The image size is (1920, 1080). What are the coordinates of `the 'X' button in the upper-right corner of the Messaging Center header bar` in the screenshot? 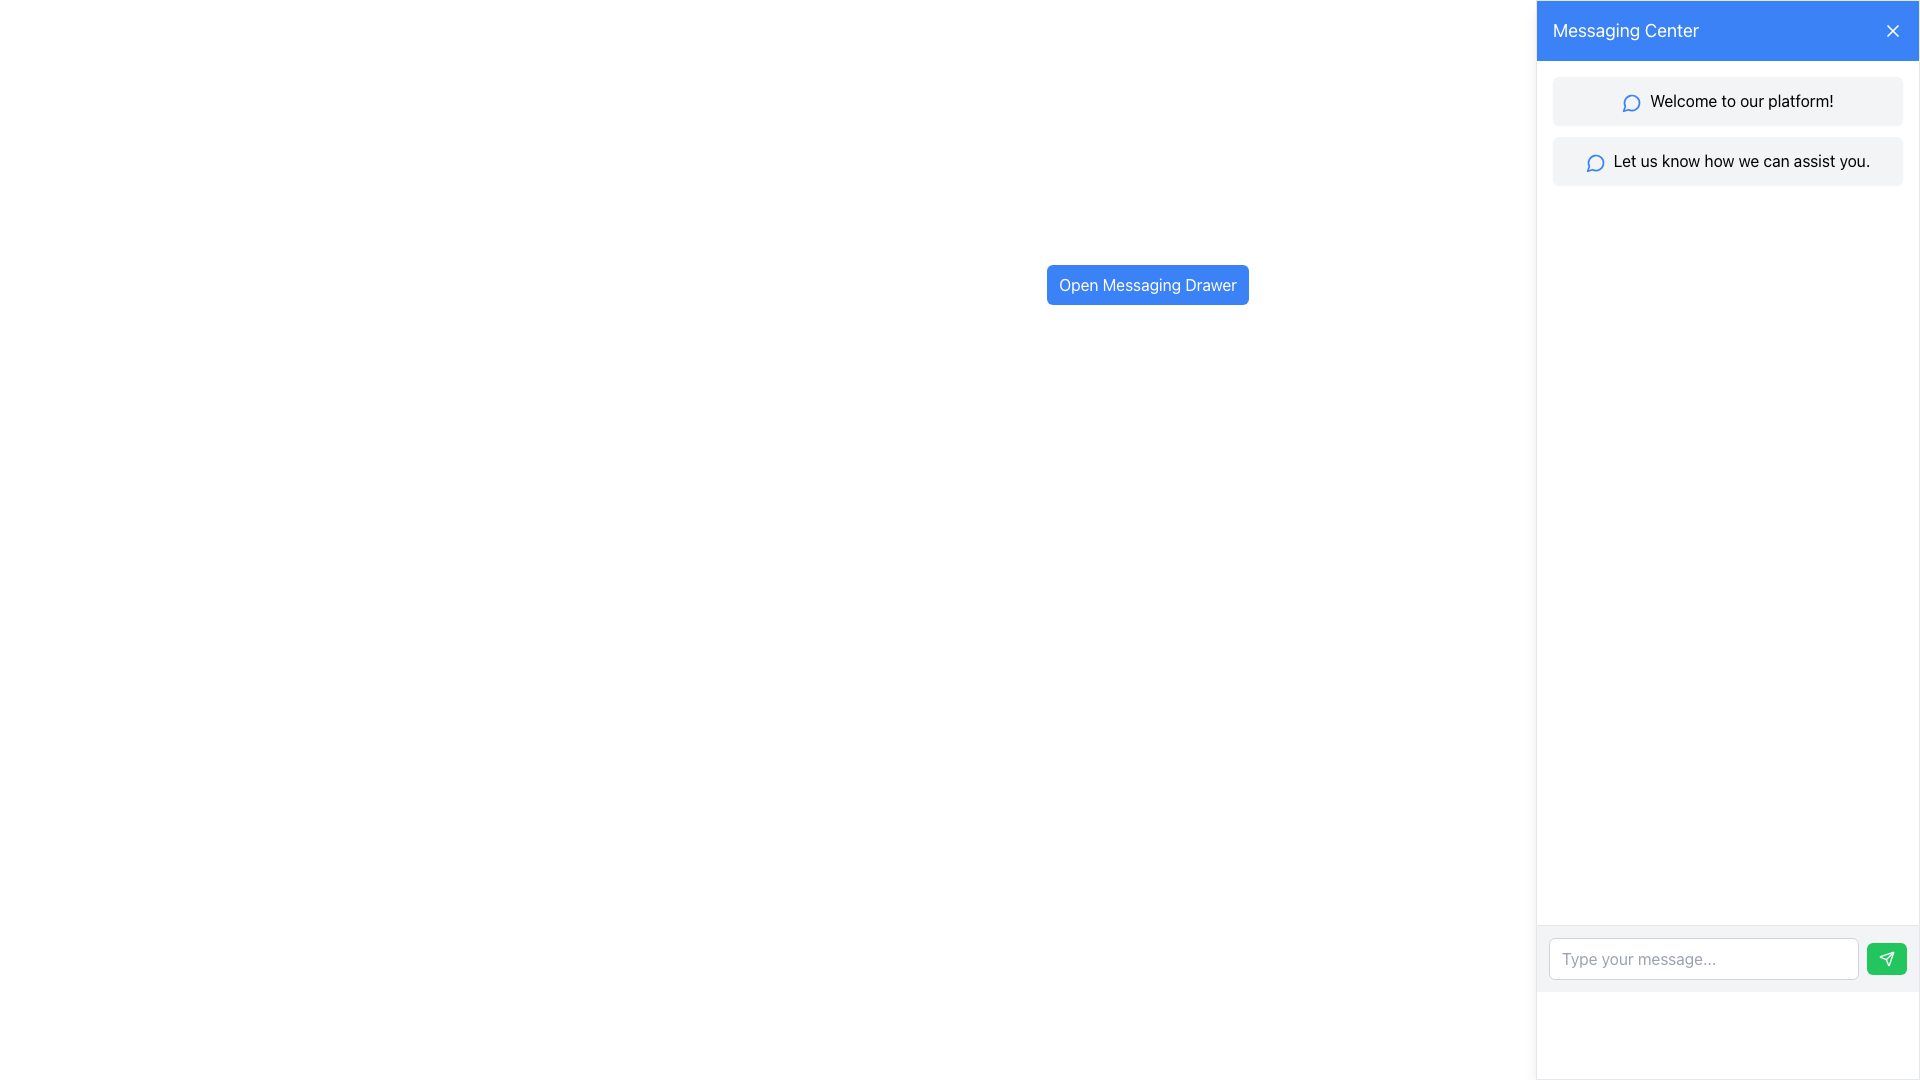 It's located at (1891, 30).